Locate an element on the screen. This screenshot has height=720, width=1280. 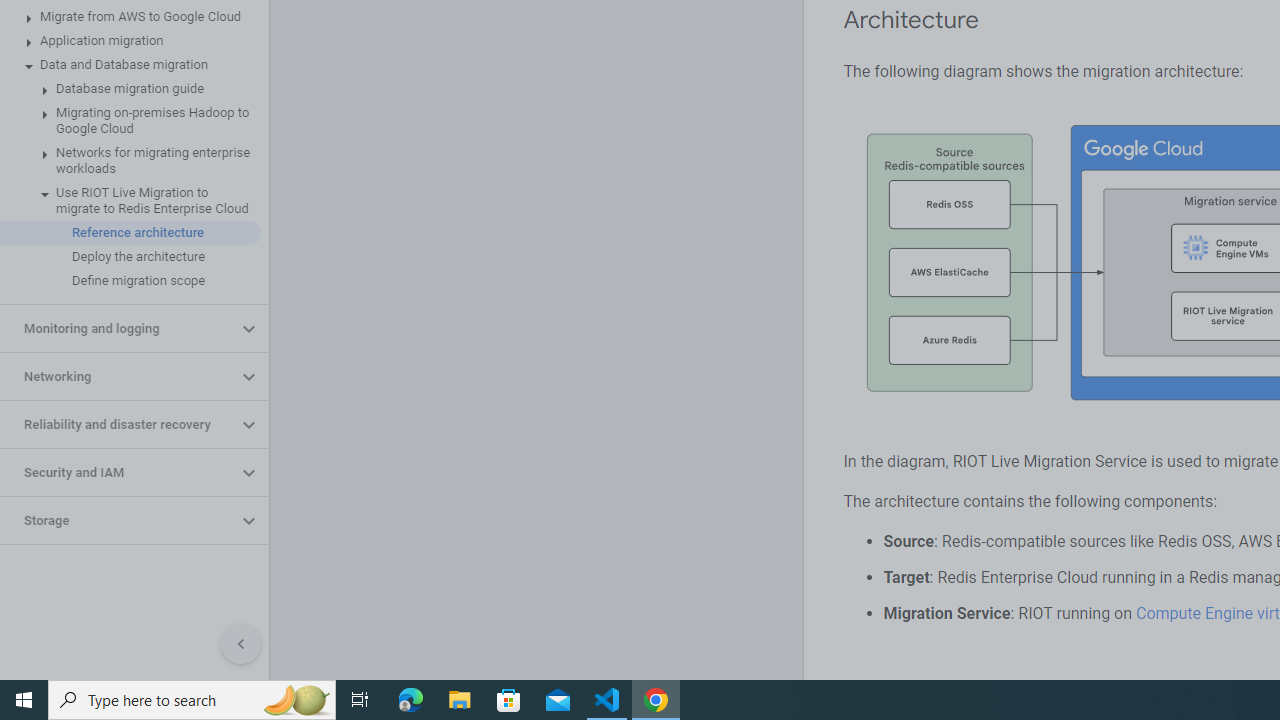
'Monitoring and logging' is located at coordinates (117, 328).